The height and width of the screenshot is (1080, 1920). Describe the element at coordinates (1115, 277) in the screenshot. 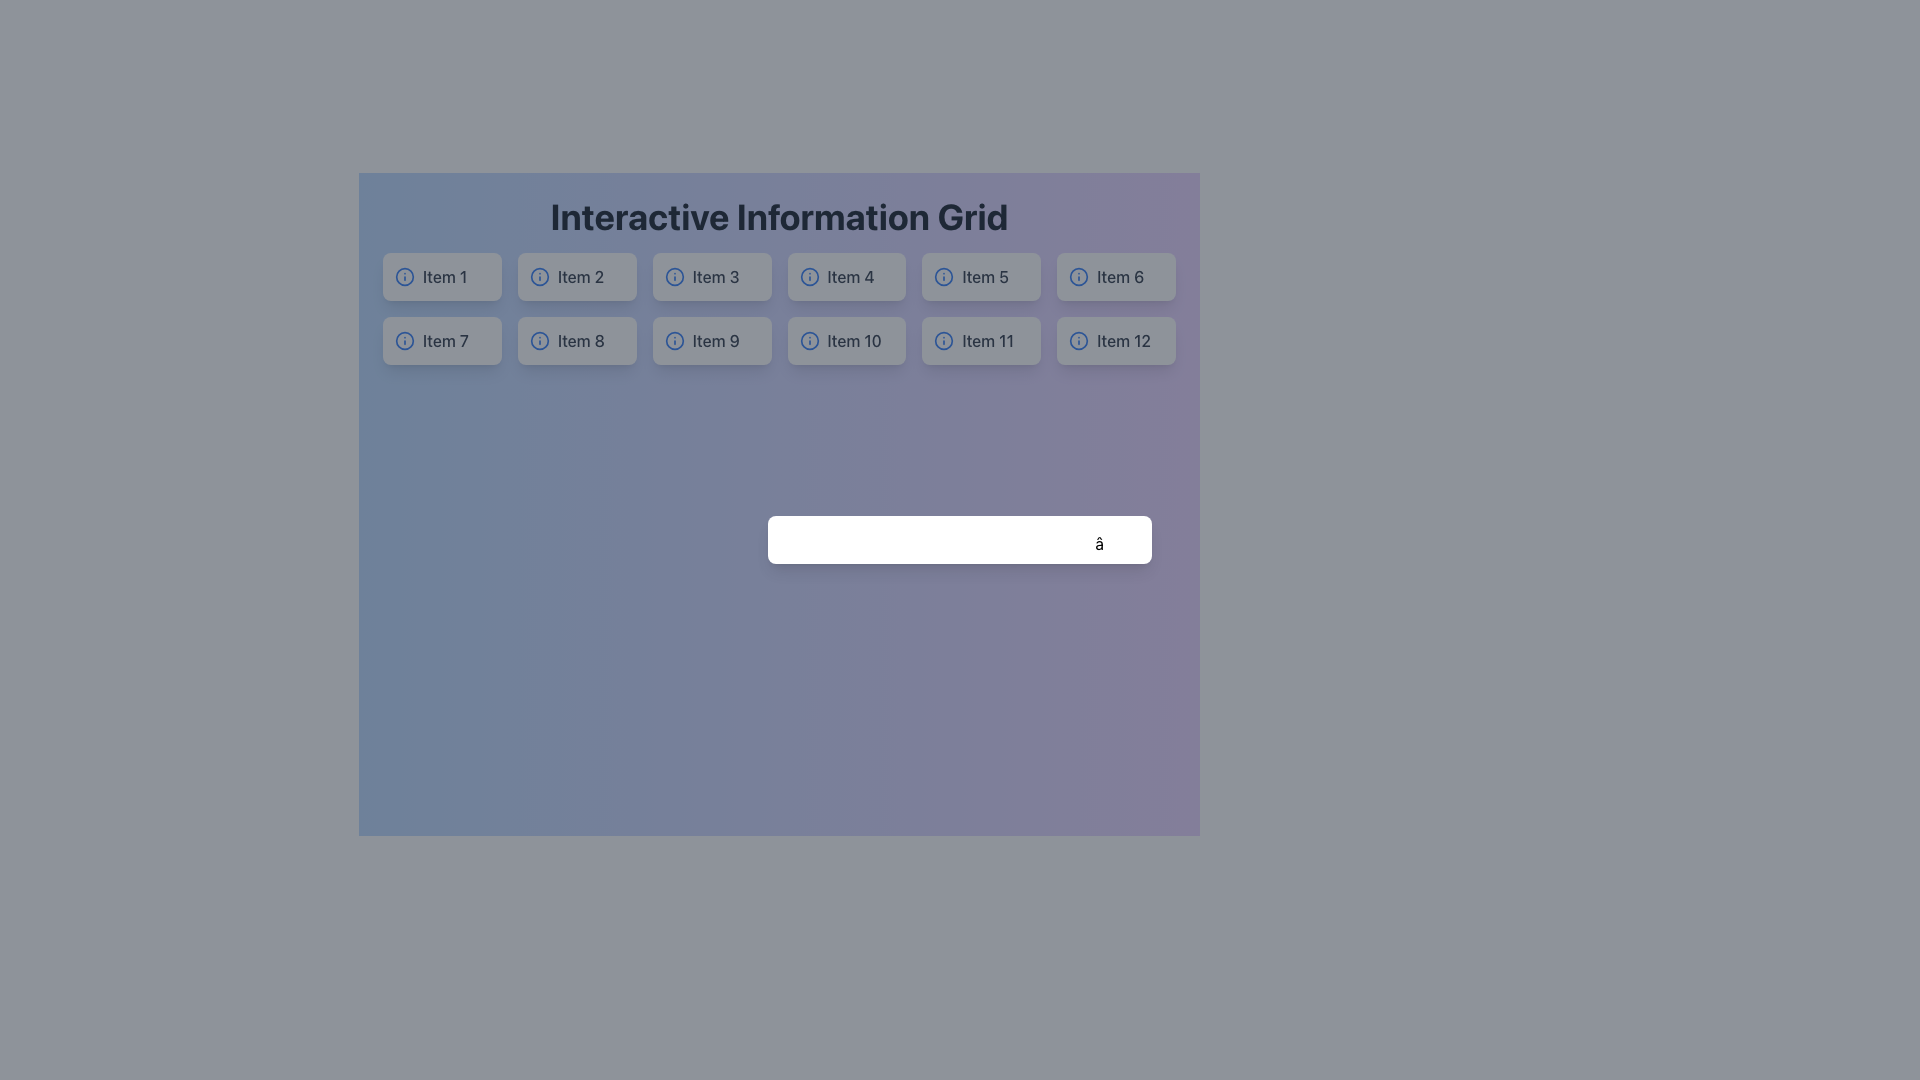

I see `the rectangular button labeled 'Item 6' with a blue circular 'i' icon` at that location.